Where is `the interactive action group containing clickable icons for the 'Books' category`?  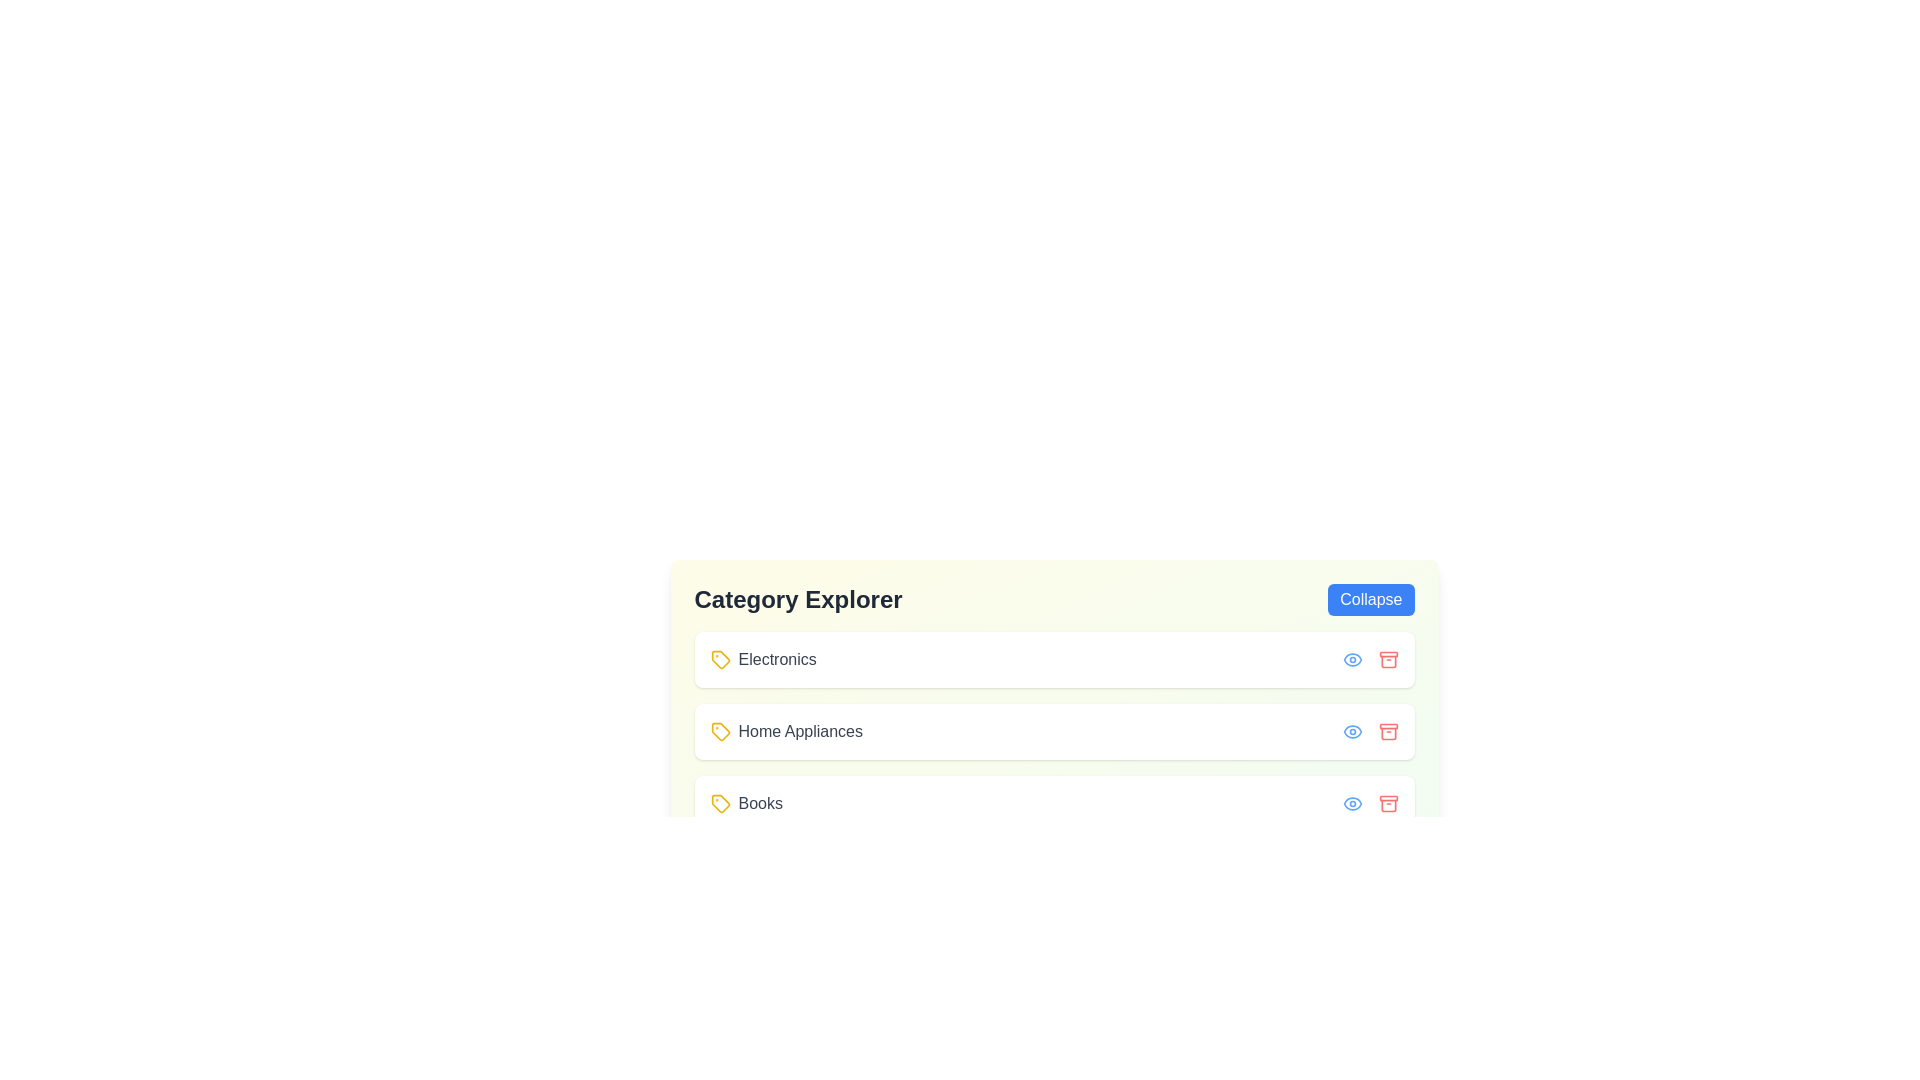
the interactive action group containing clickable icons for the 'Books' category is located at coordinates (1369, 802).